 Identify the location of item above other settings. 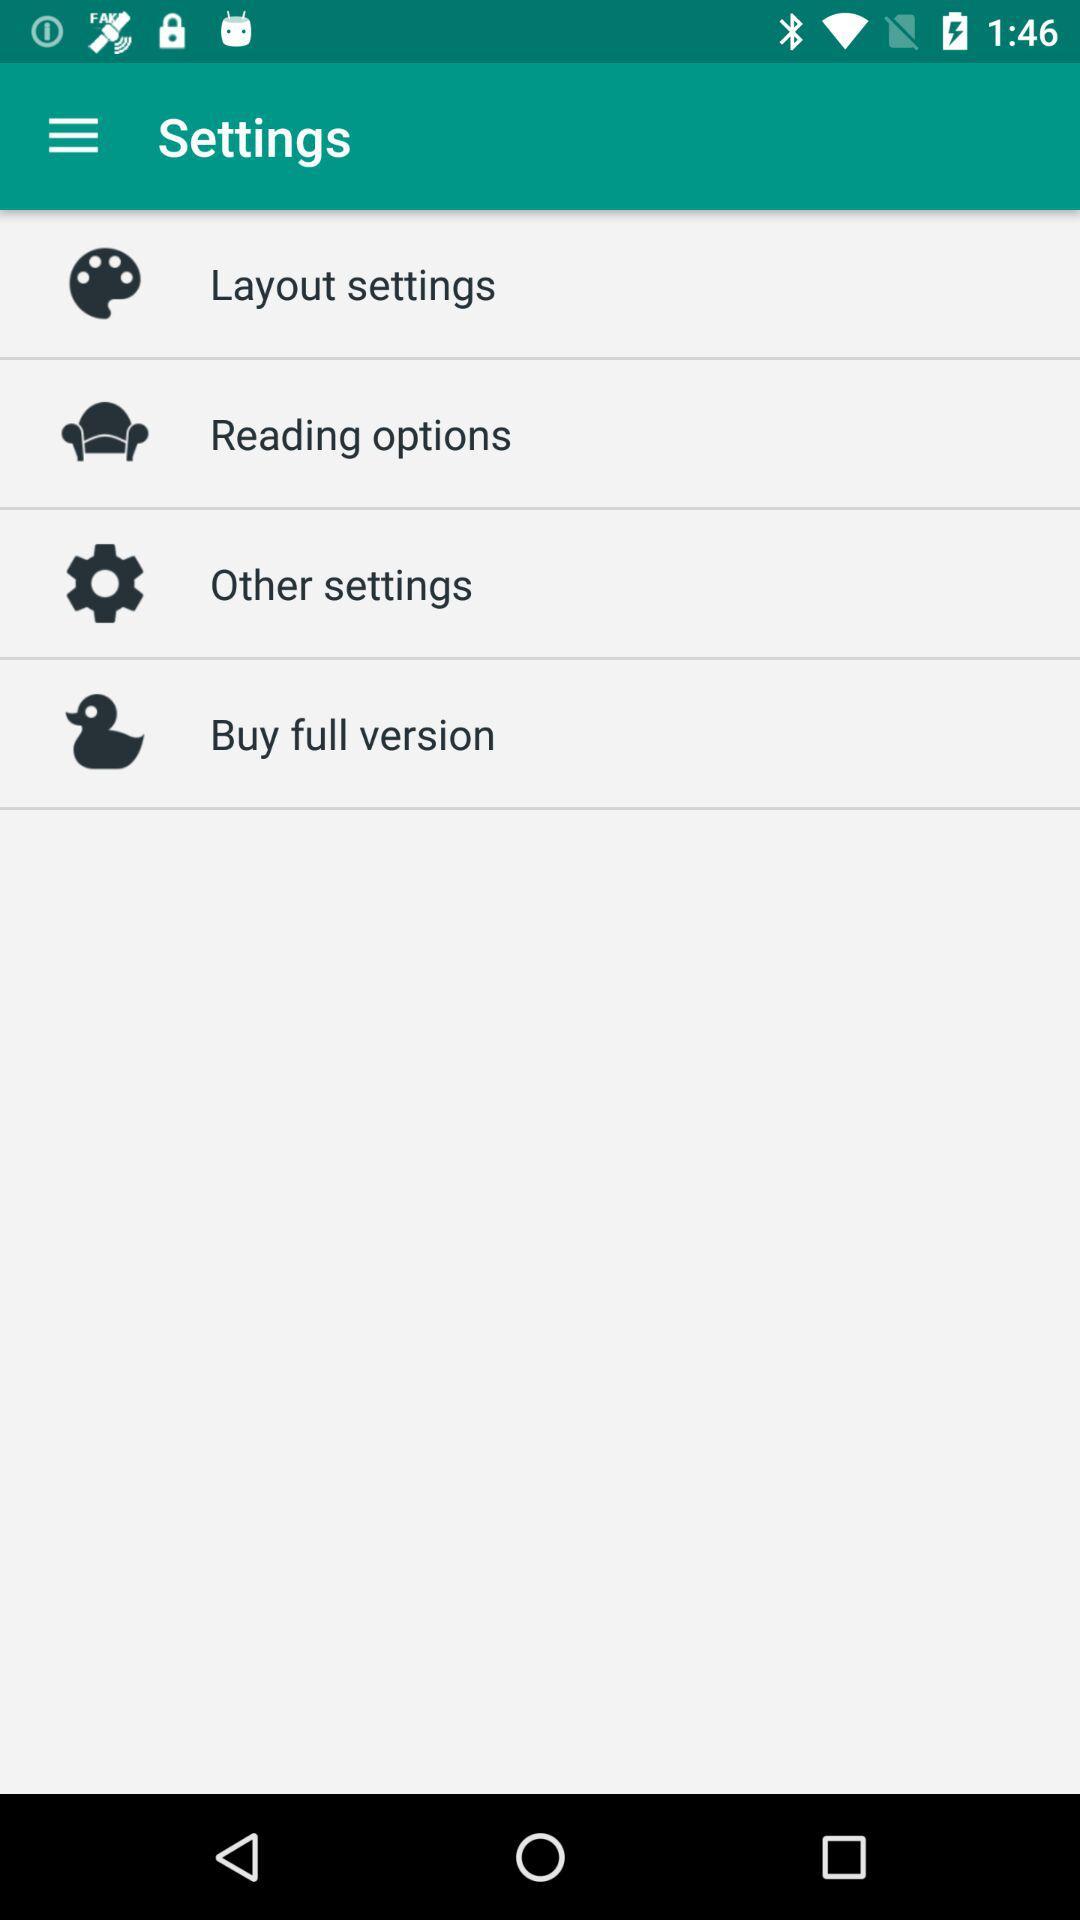
(361, 432).